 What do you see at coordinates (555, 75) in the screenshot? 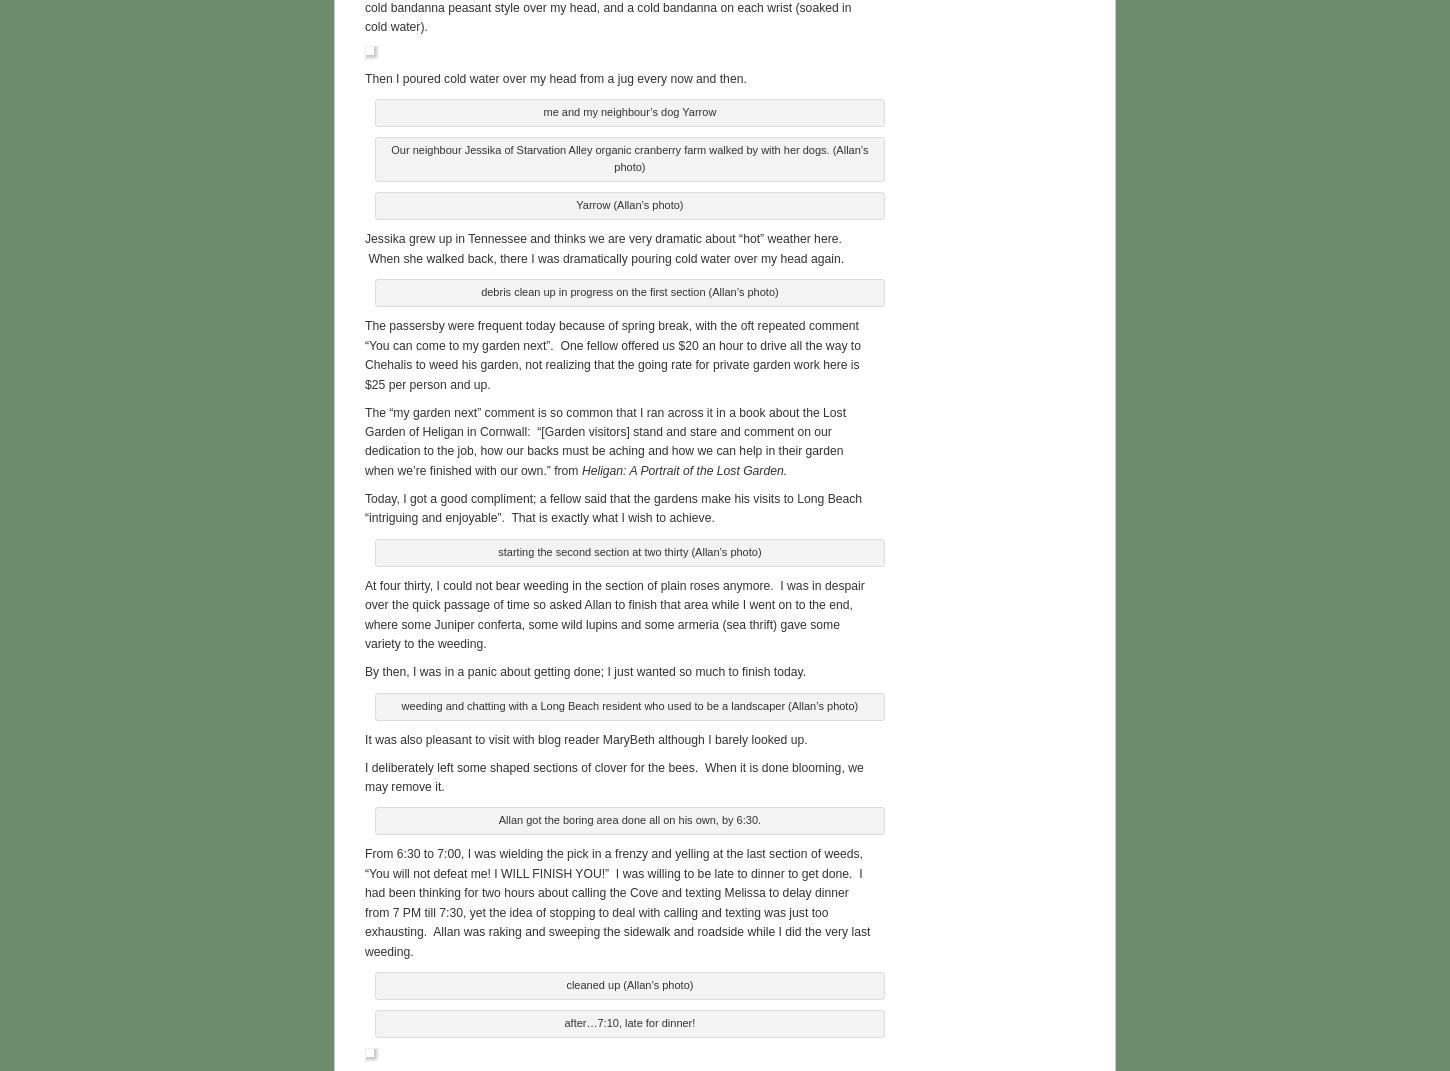
I see `'Then I poured cold water over my head from a jug every now and then.'` at bounding box center [555, 75].